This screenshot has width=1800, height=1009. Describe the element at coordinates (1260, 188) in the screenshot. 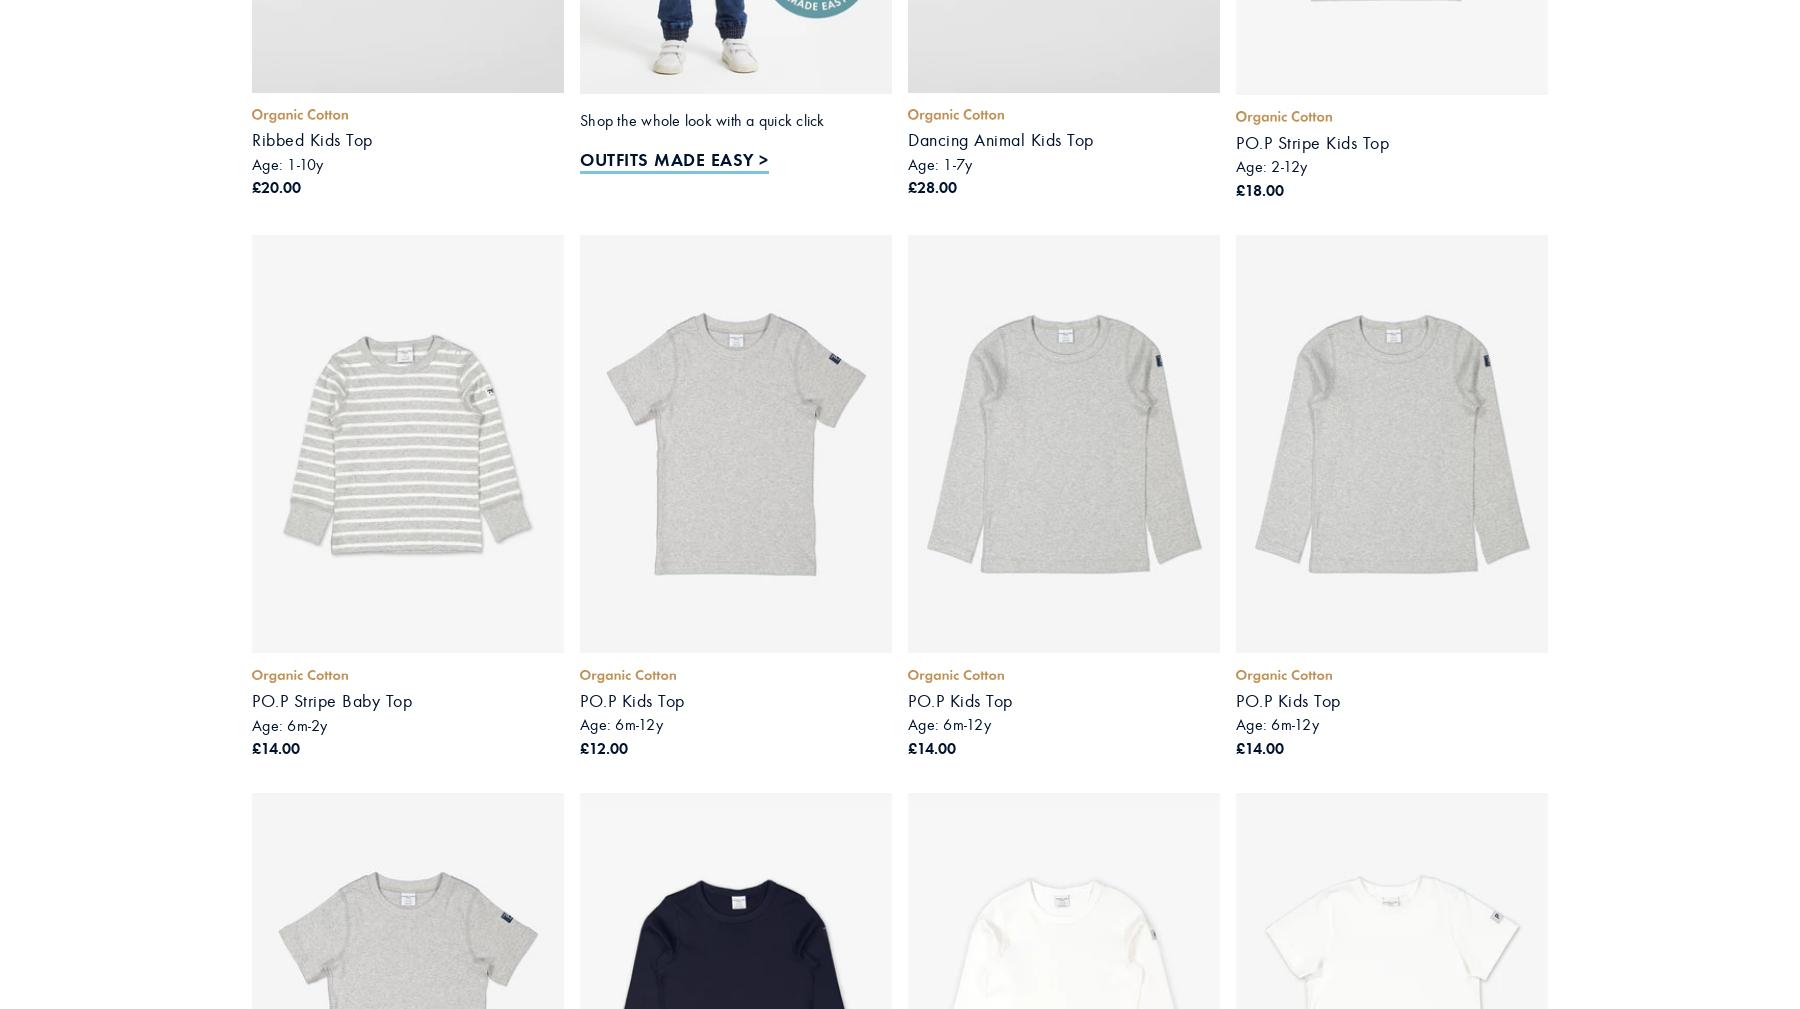

I see `'£18.00'` at that location.